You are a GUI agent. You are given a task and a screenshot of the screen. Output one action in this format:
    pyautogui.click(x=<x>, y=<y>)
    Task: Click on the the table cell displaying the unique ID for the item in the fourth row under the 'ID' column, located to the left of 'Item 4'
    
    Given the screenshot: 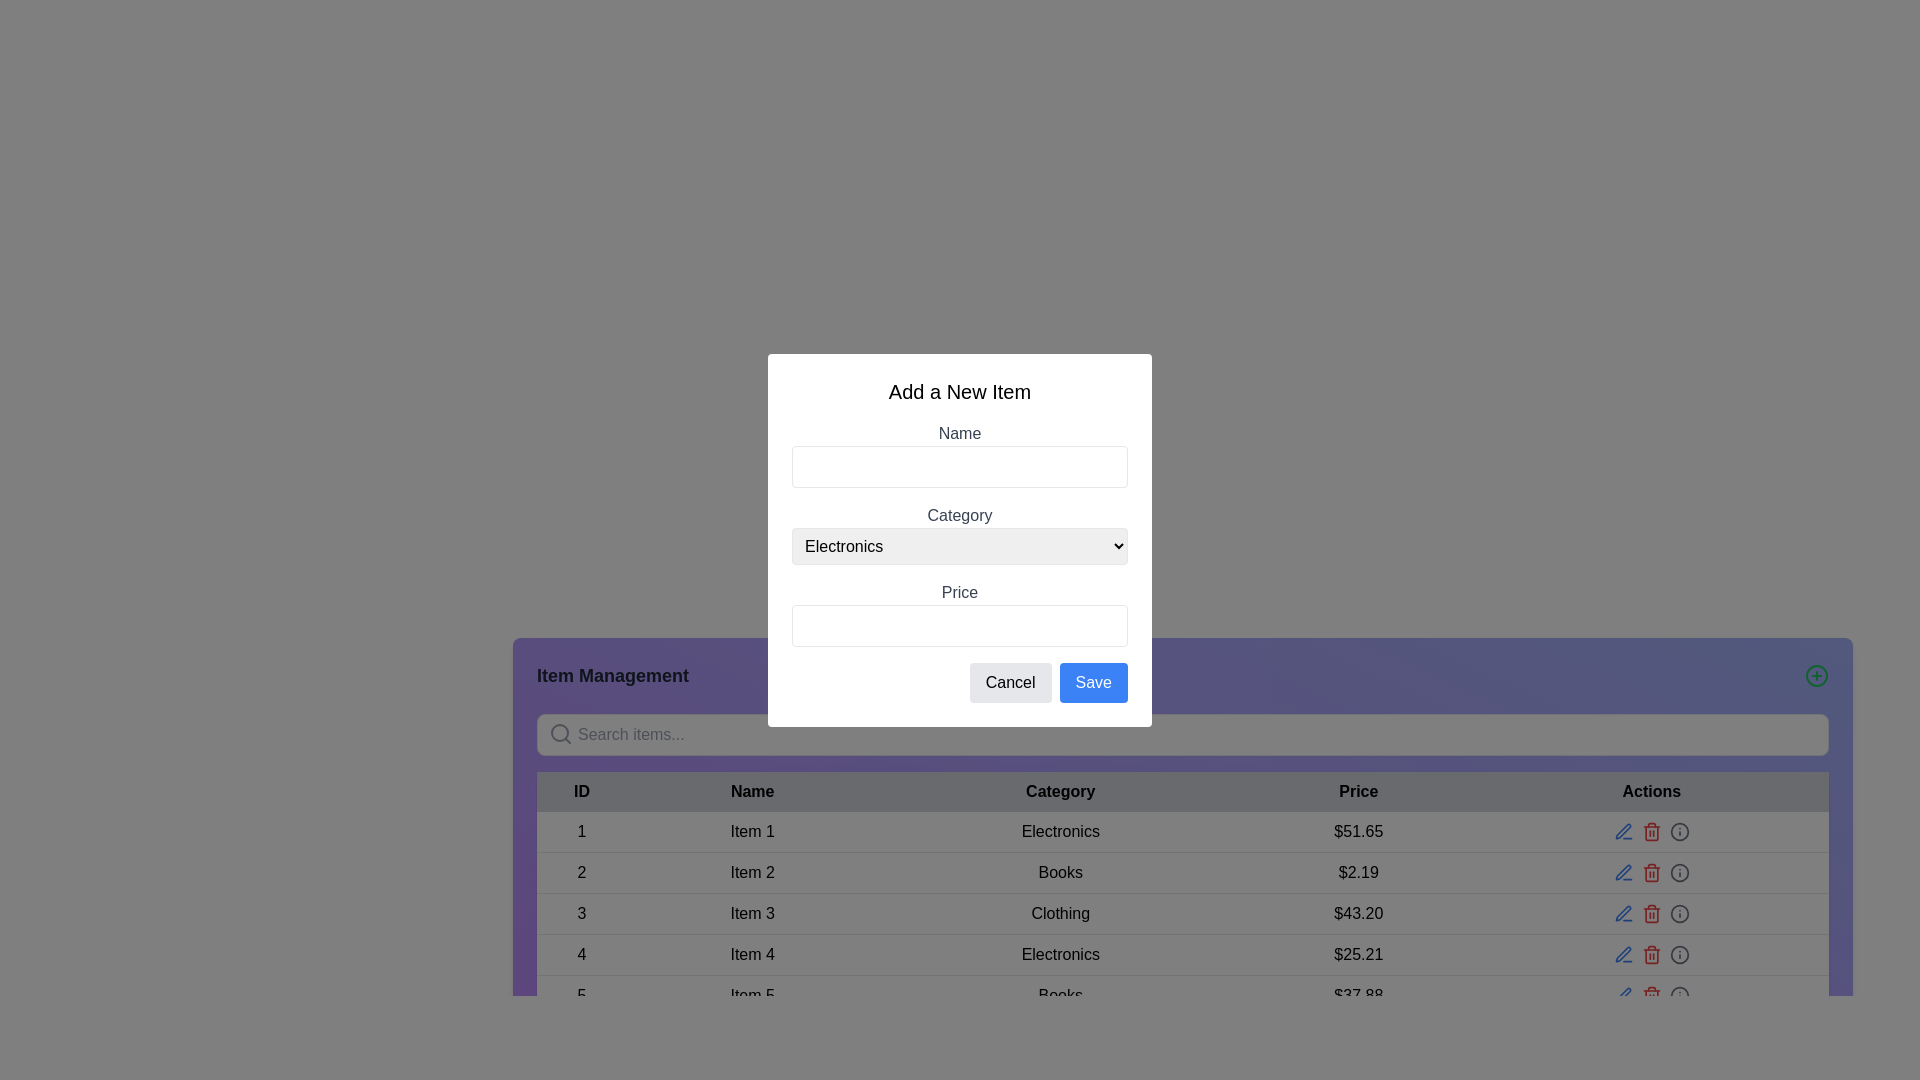 What is the action you would take?
    pyautogui.click(x=580, y=954)
    